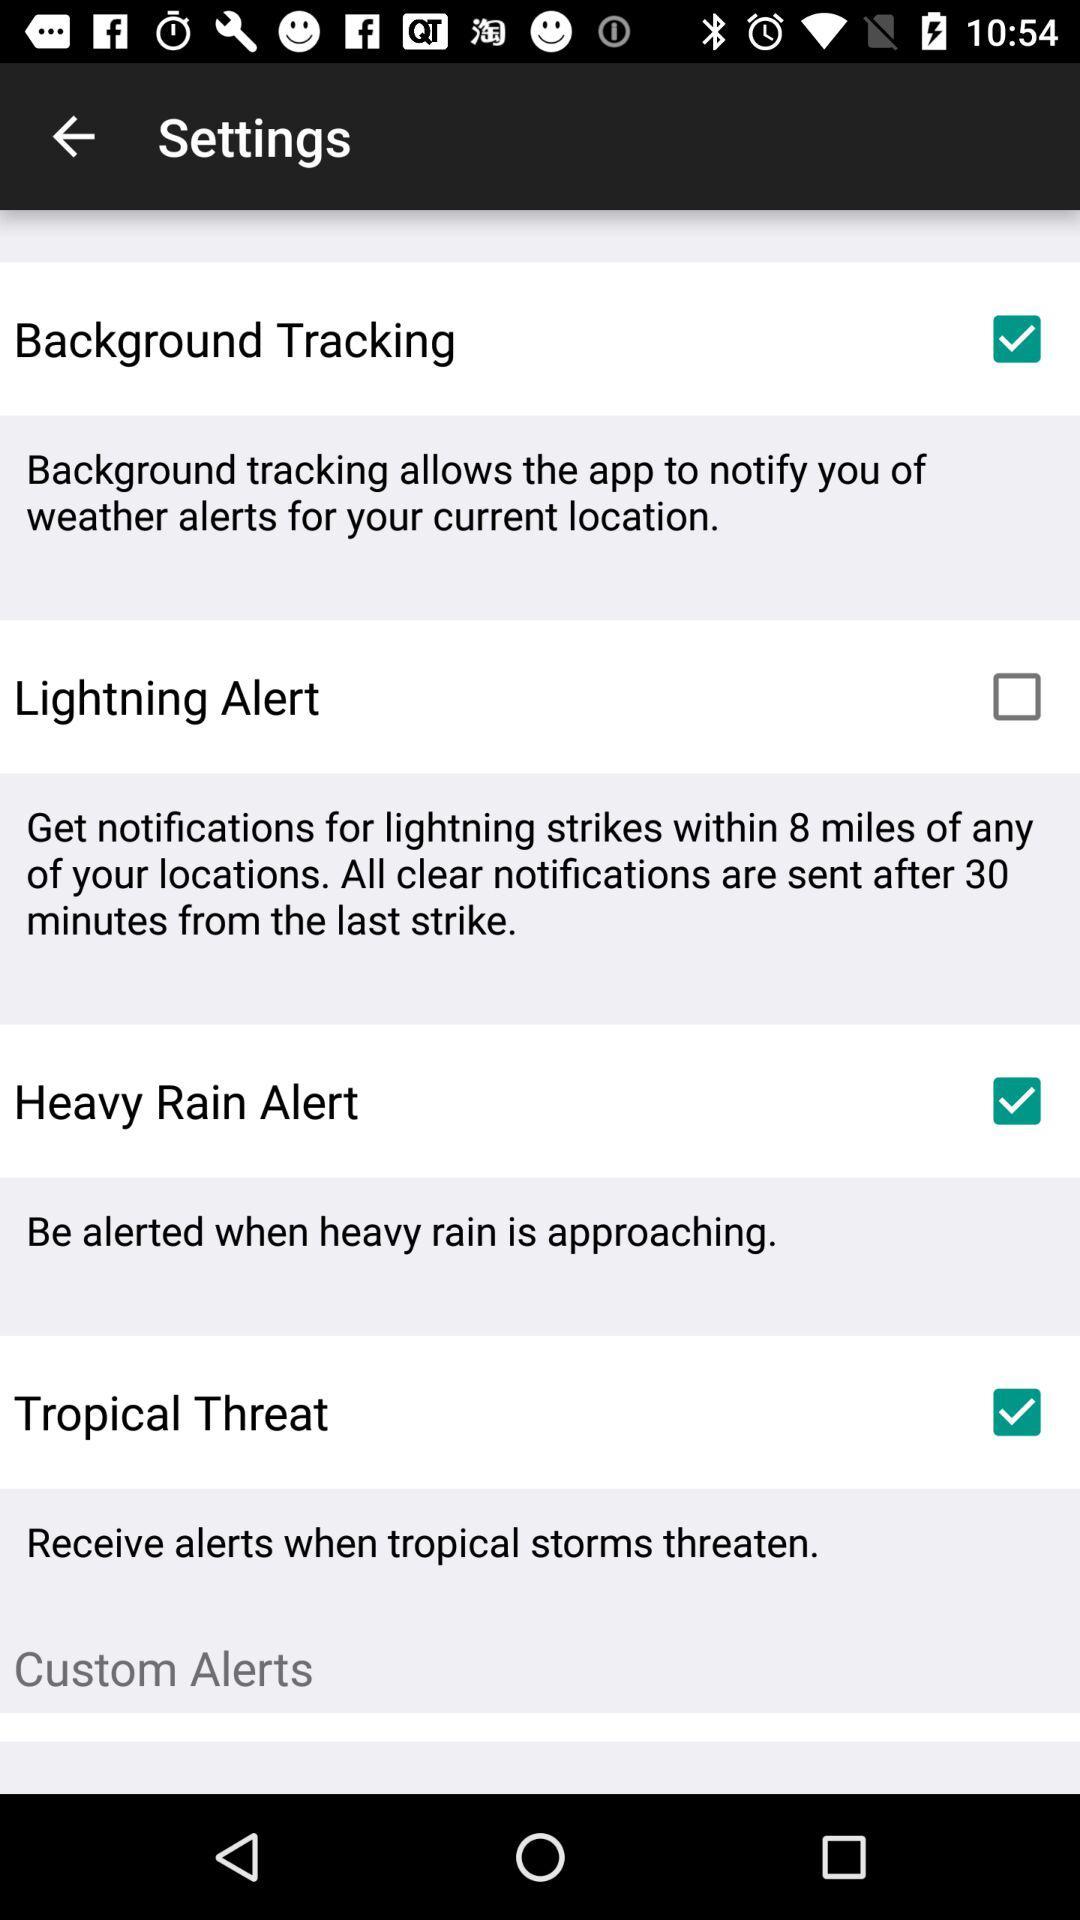 This screenshot has height=1920, width=1080. Describe the element at coordinates (1017, 1411) in the screenshot. I see `the item to the right of the tropical threat item` at that location.